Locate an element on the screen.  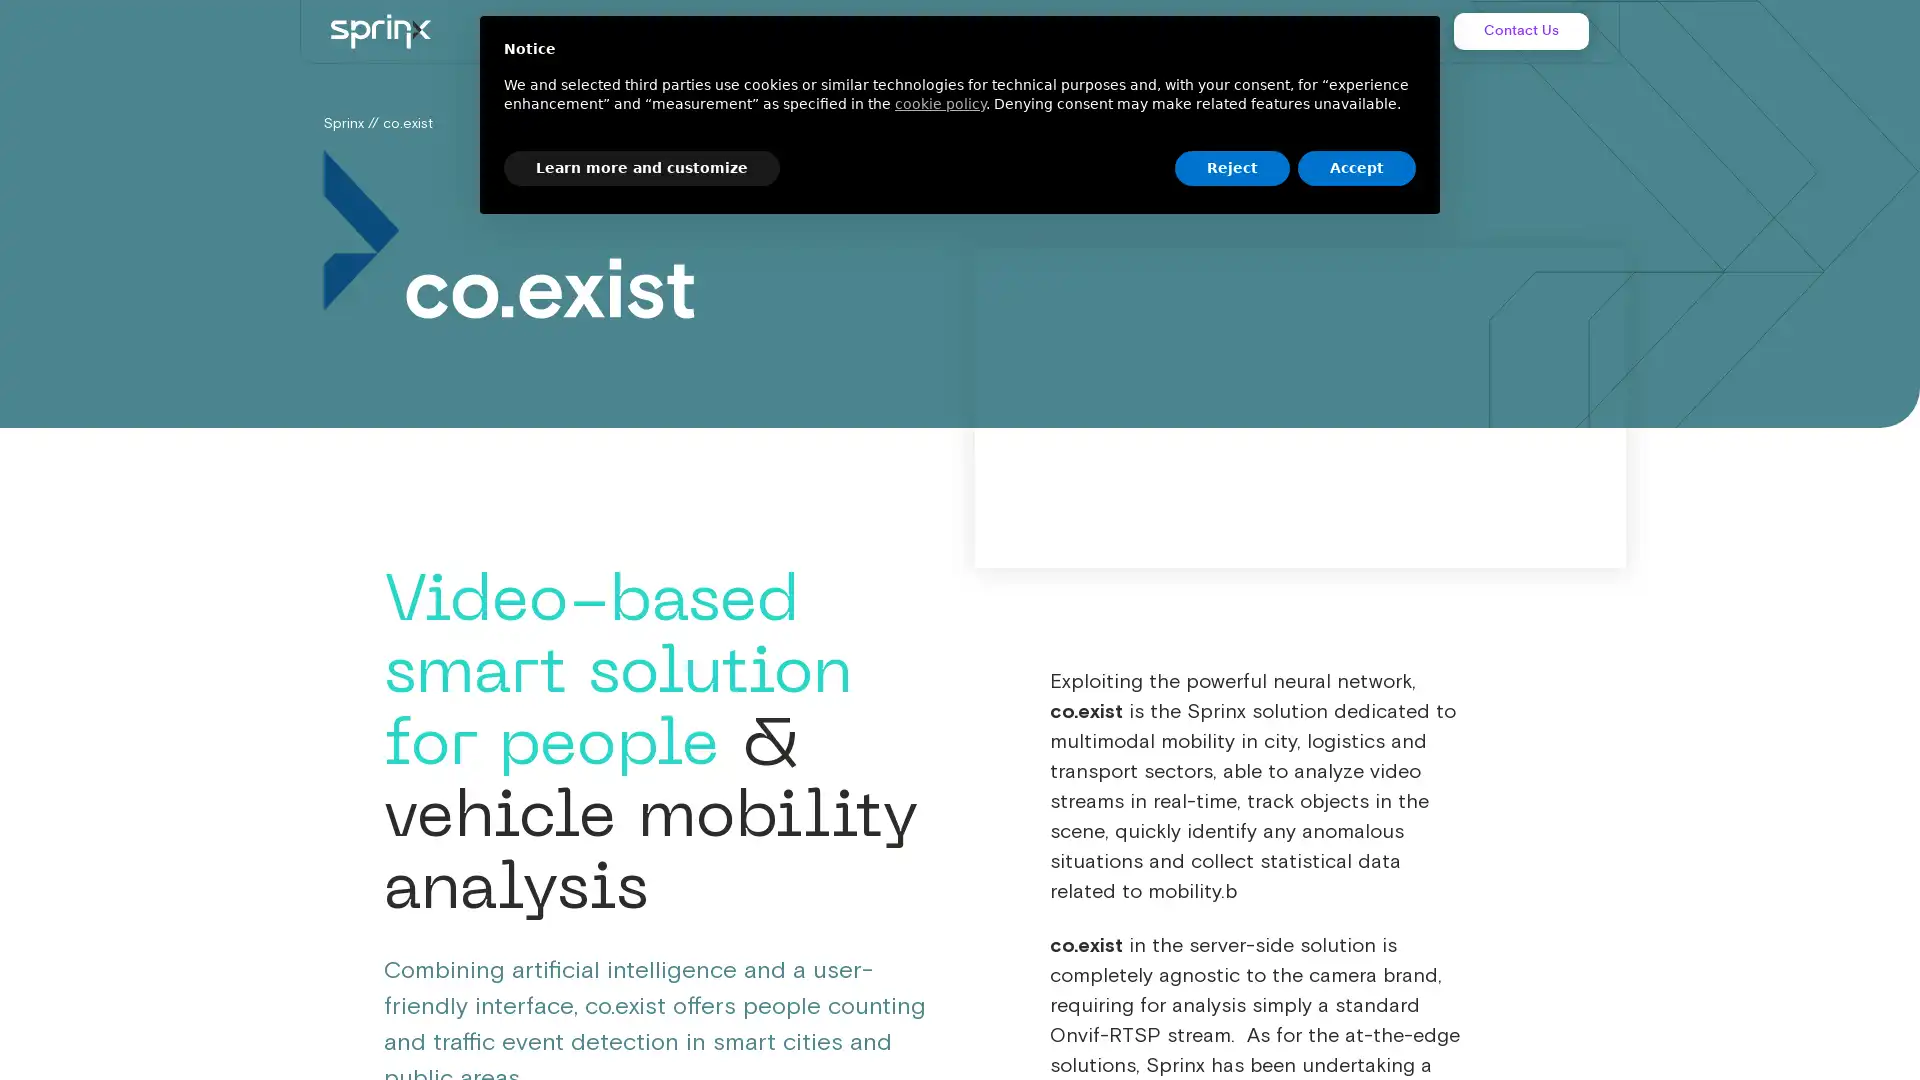
Accept is located at coordinates (1357, 167).